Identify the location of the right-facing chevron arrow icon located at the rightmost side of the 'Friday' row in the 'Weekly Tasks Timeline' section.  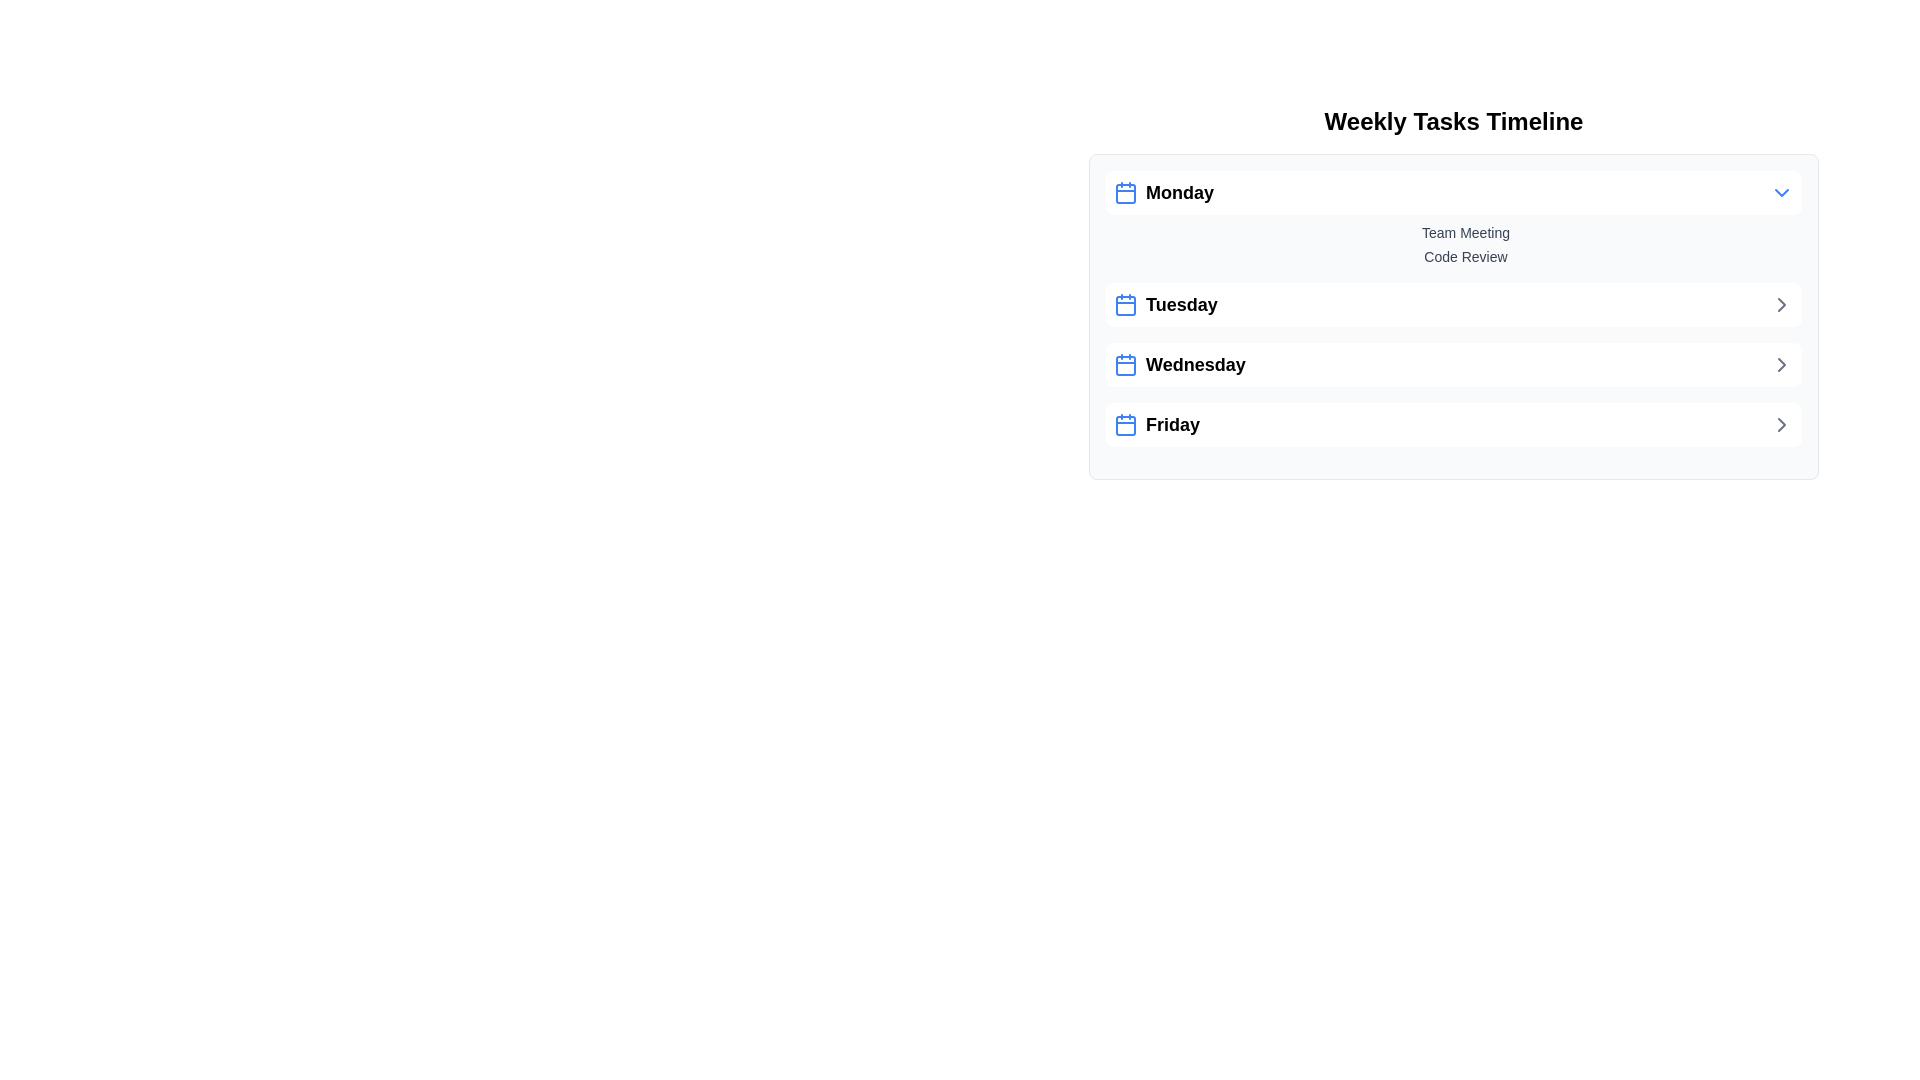
(1781, 423).